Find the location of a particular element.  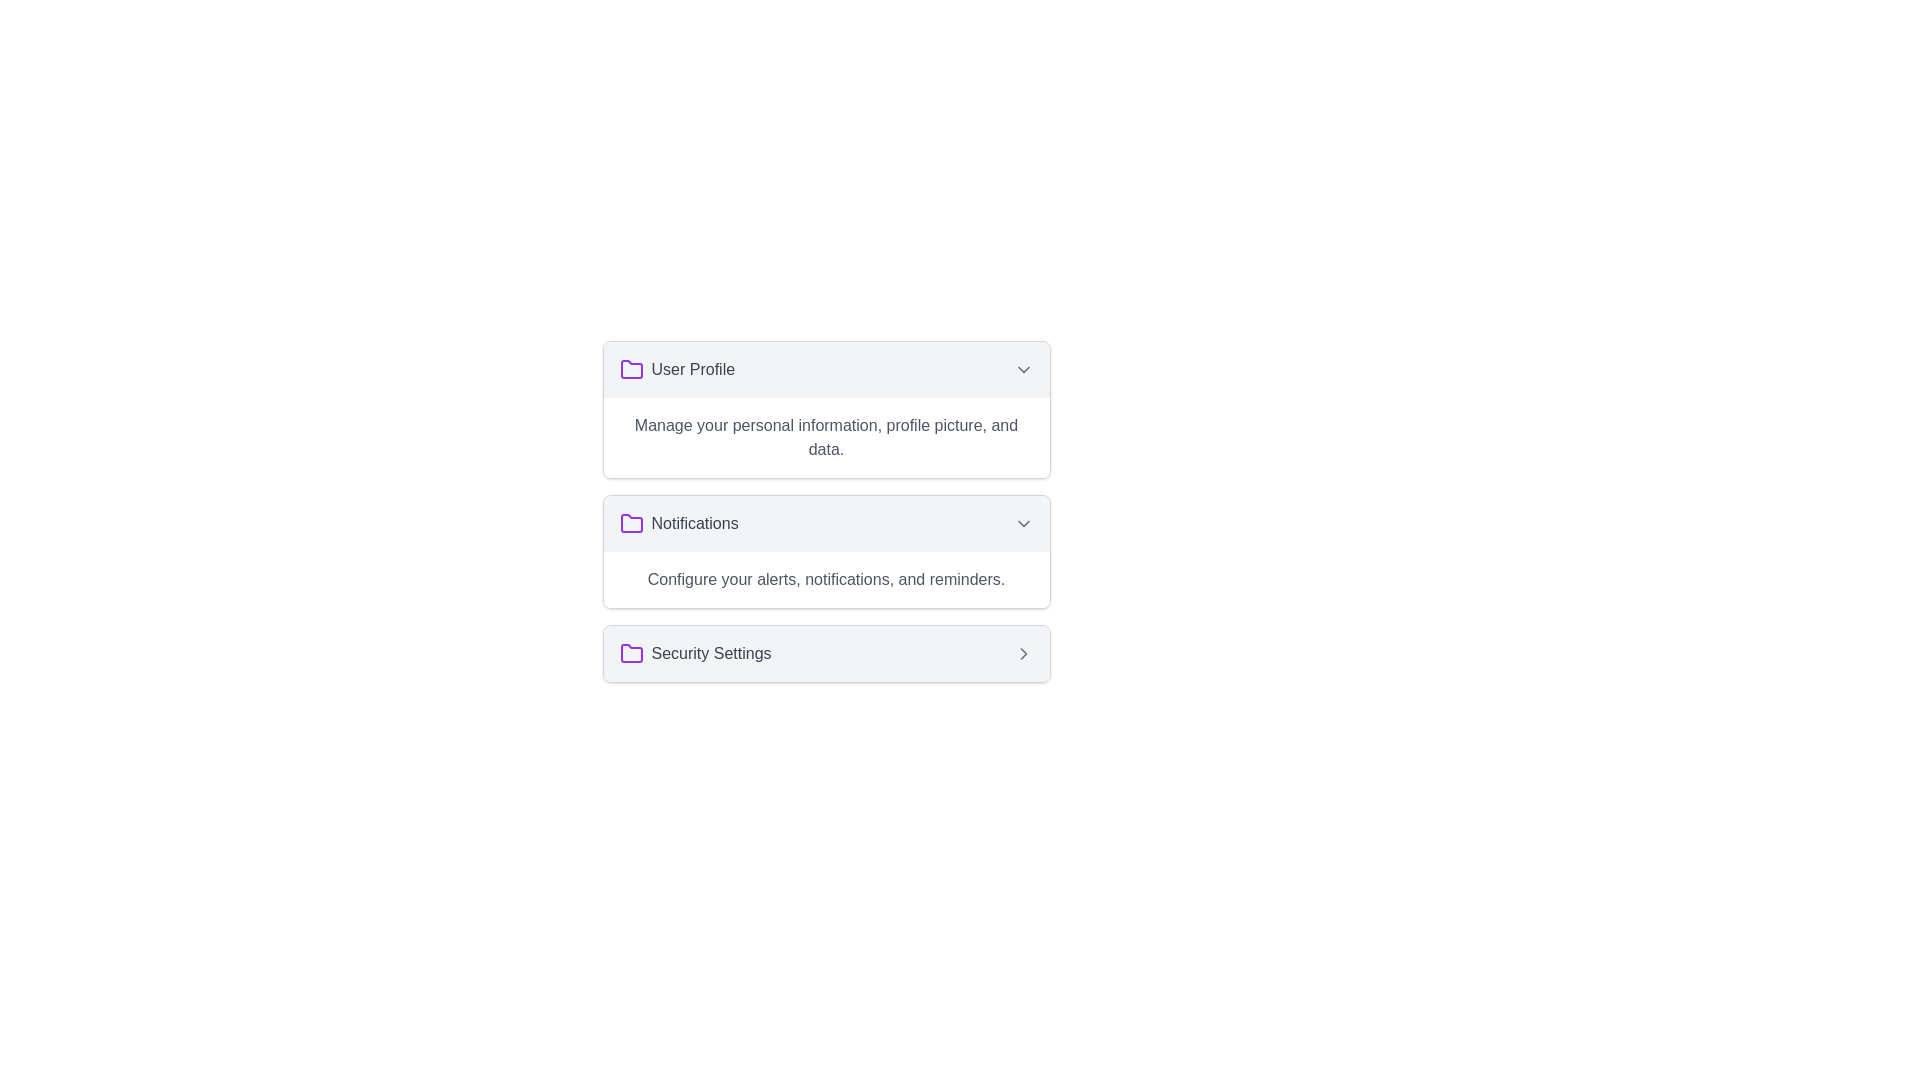

the downward Chevron icon in the 'User Profile' section is located at coordinates (1023, 370).